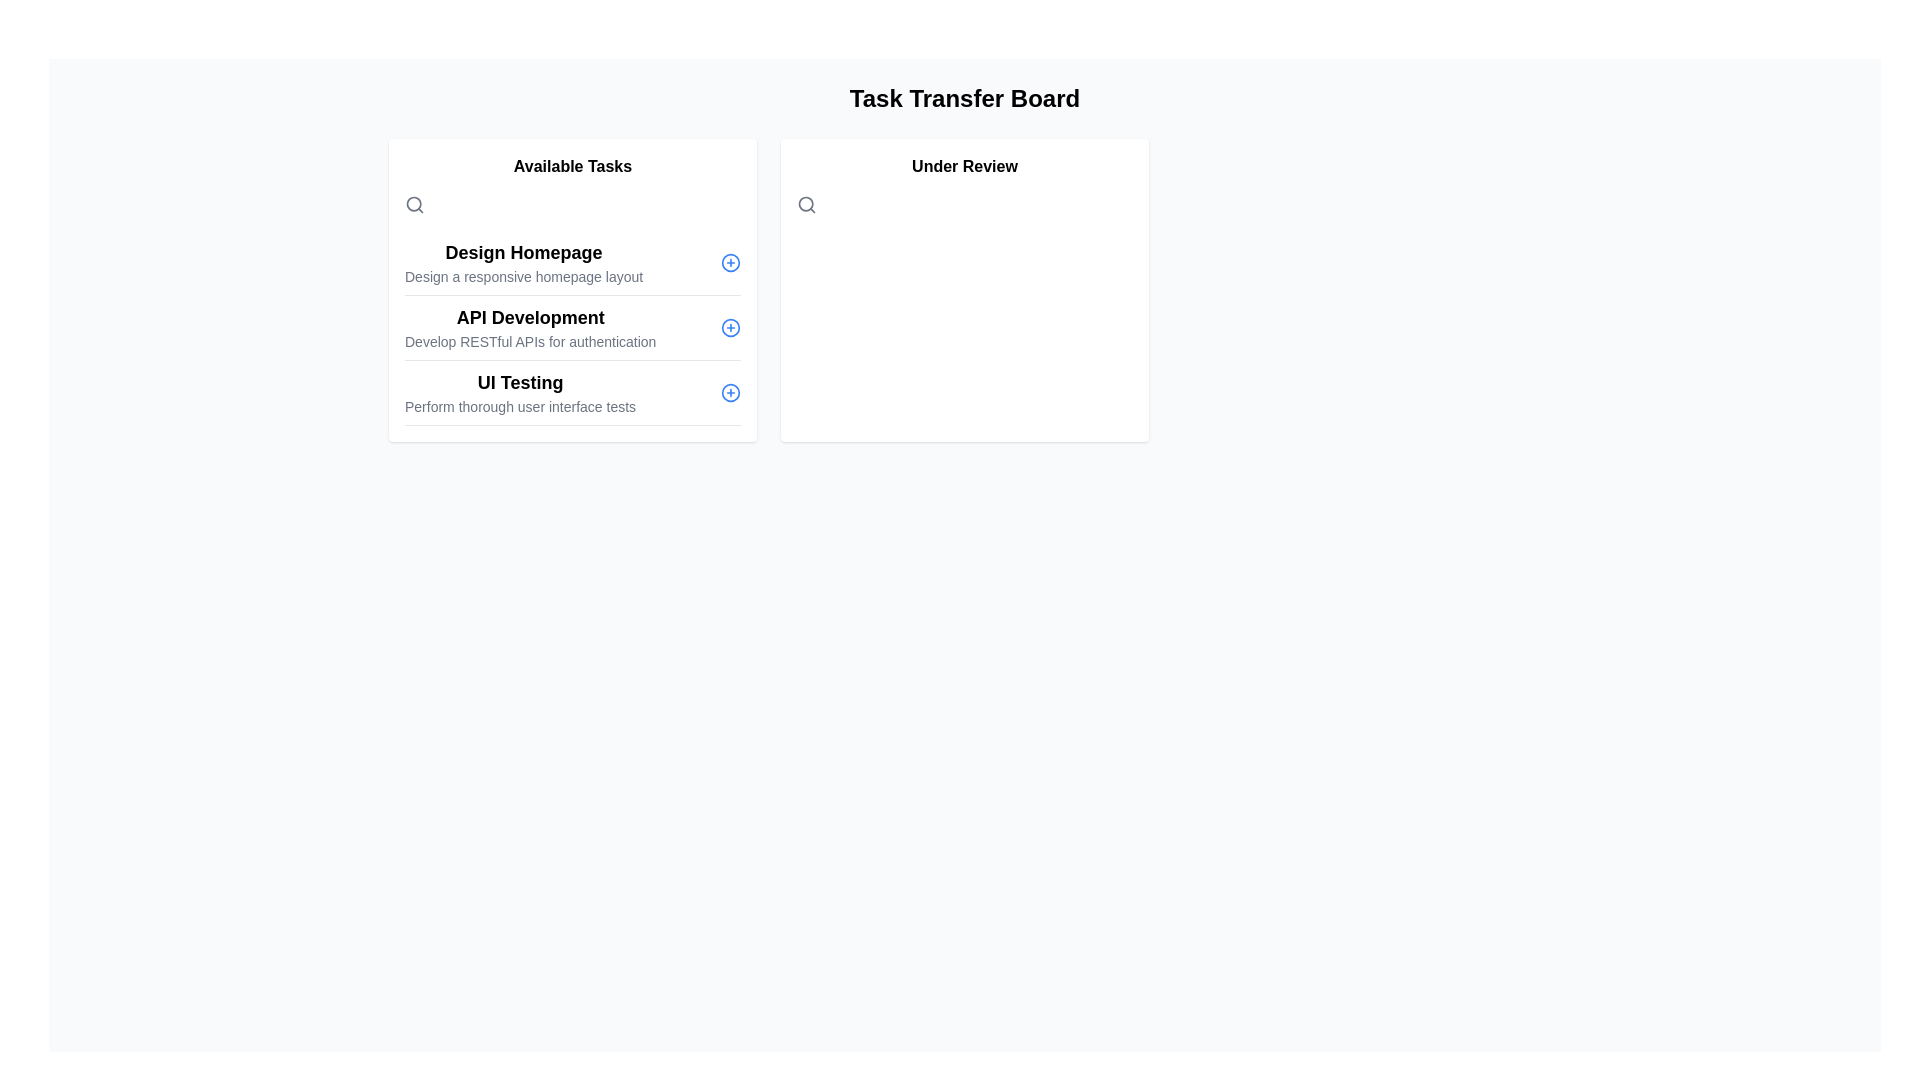 Image resolution: width=1920 pixels, height=1080 pixels. I want to click on the search icon (magnifying glass) located near the top-left corner of the 'Under Review' section to initiate a search action, so click(806, 204).